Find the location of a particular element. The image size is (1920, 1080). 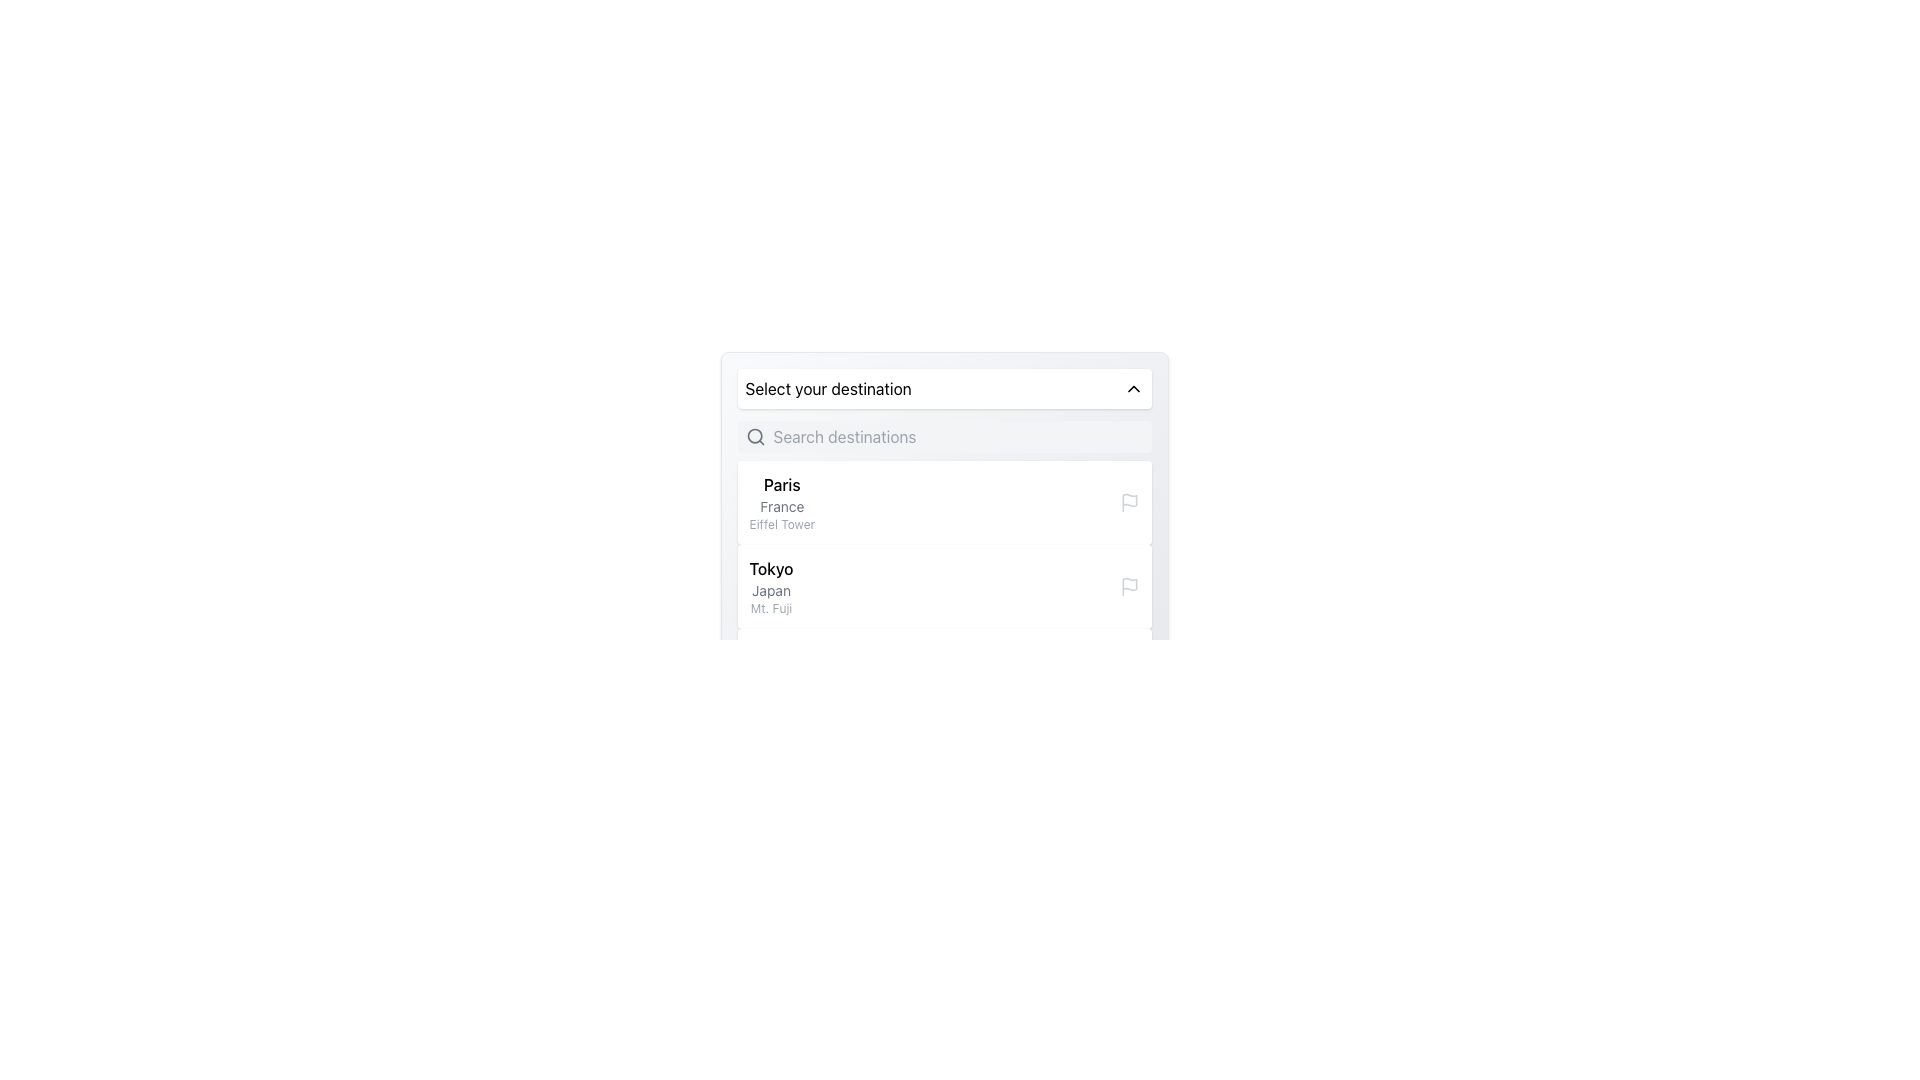

the text-based information card displaying 'Paris', which is the first item in the list under the selection box titled 'Select your destination' is located at coordinates (781, 501).